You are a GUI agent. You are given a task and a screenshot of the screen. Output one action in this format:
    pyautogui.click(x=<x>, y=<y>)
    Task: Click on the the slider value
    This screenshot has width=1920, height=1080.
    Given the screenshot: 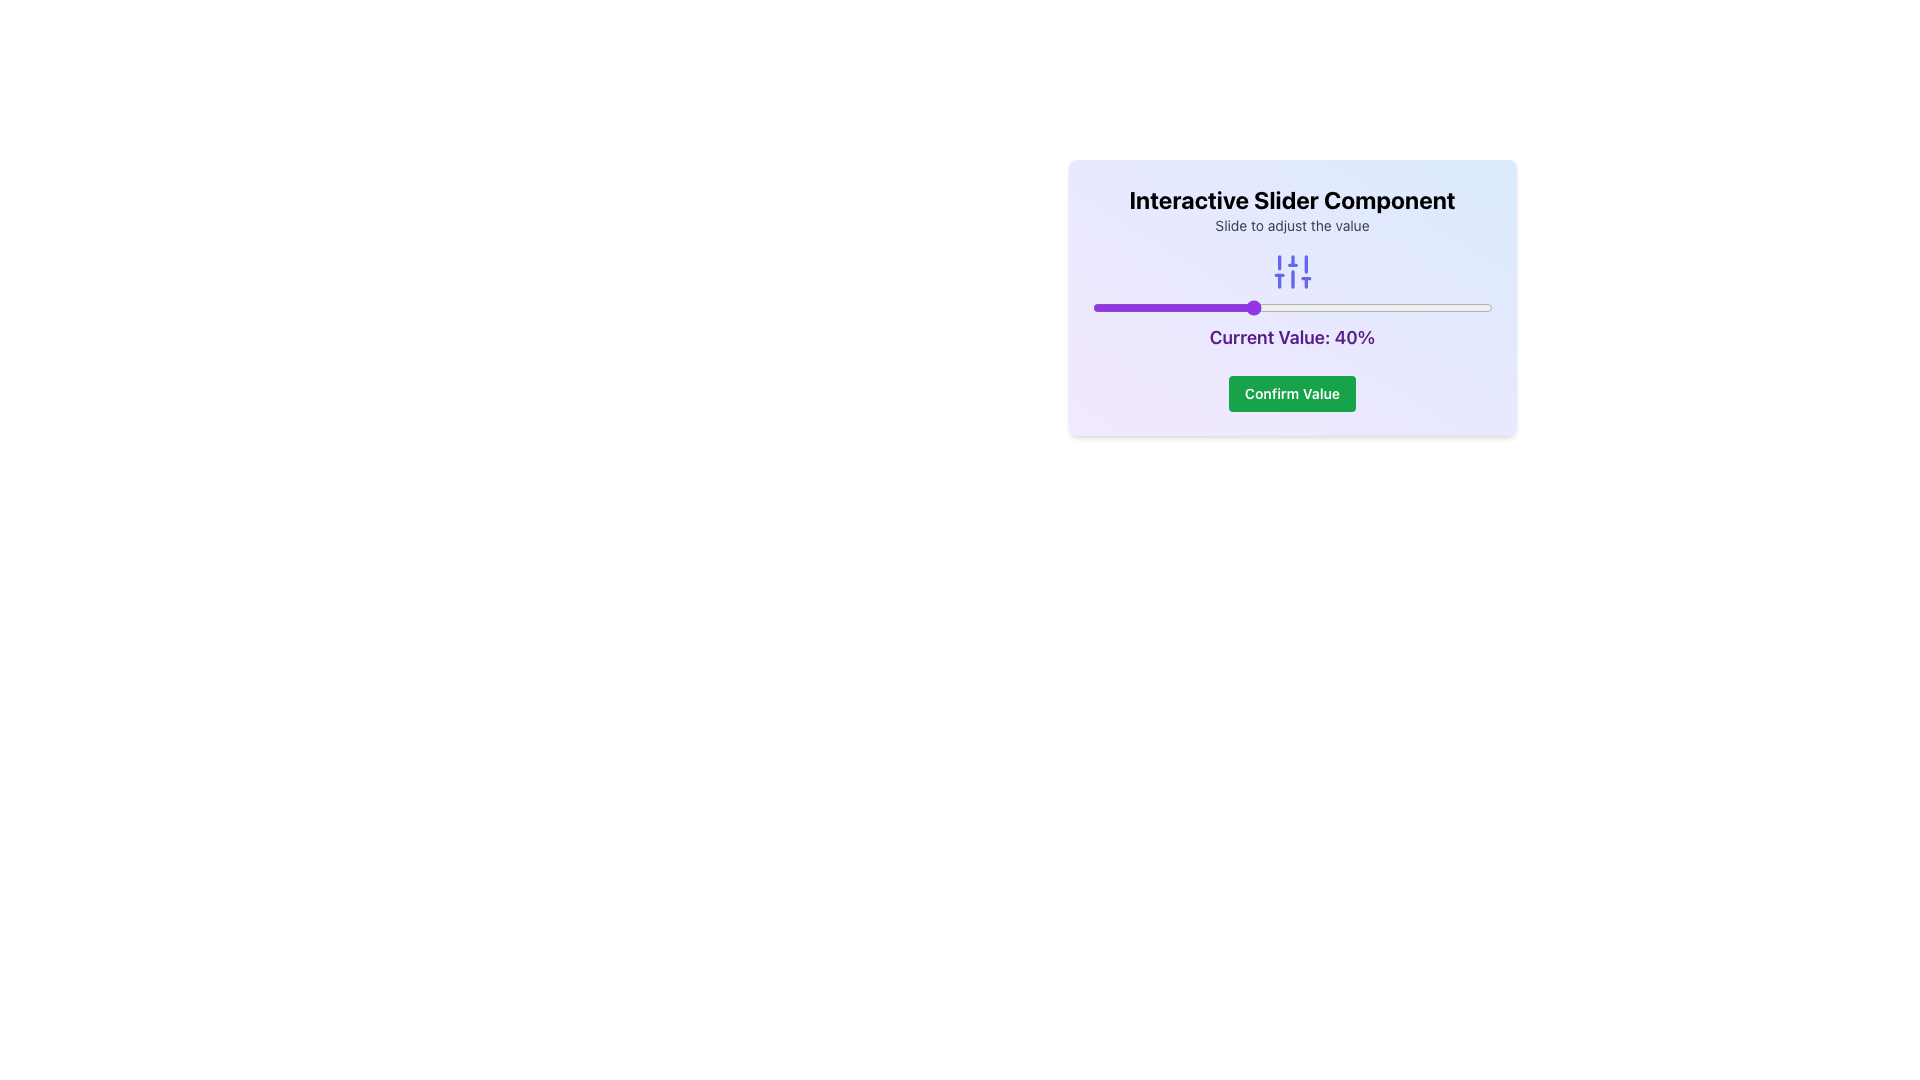 What is the action you would take?
    pyautogui.click(x=1395, y=308)
    